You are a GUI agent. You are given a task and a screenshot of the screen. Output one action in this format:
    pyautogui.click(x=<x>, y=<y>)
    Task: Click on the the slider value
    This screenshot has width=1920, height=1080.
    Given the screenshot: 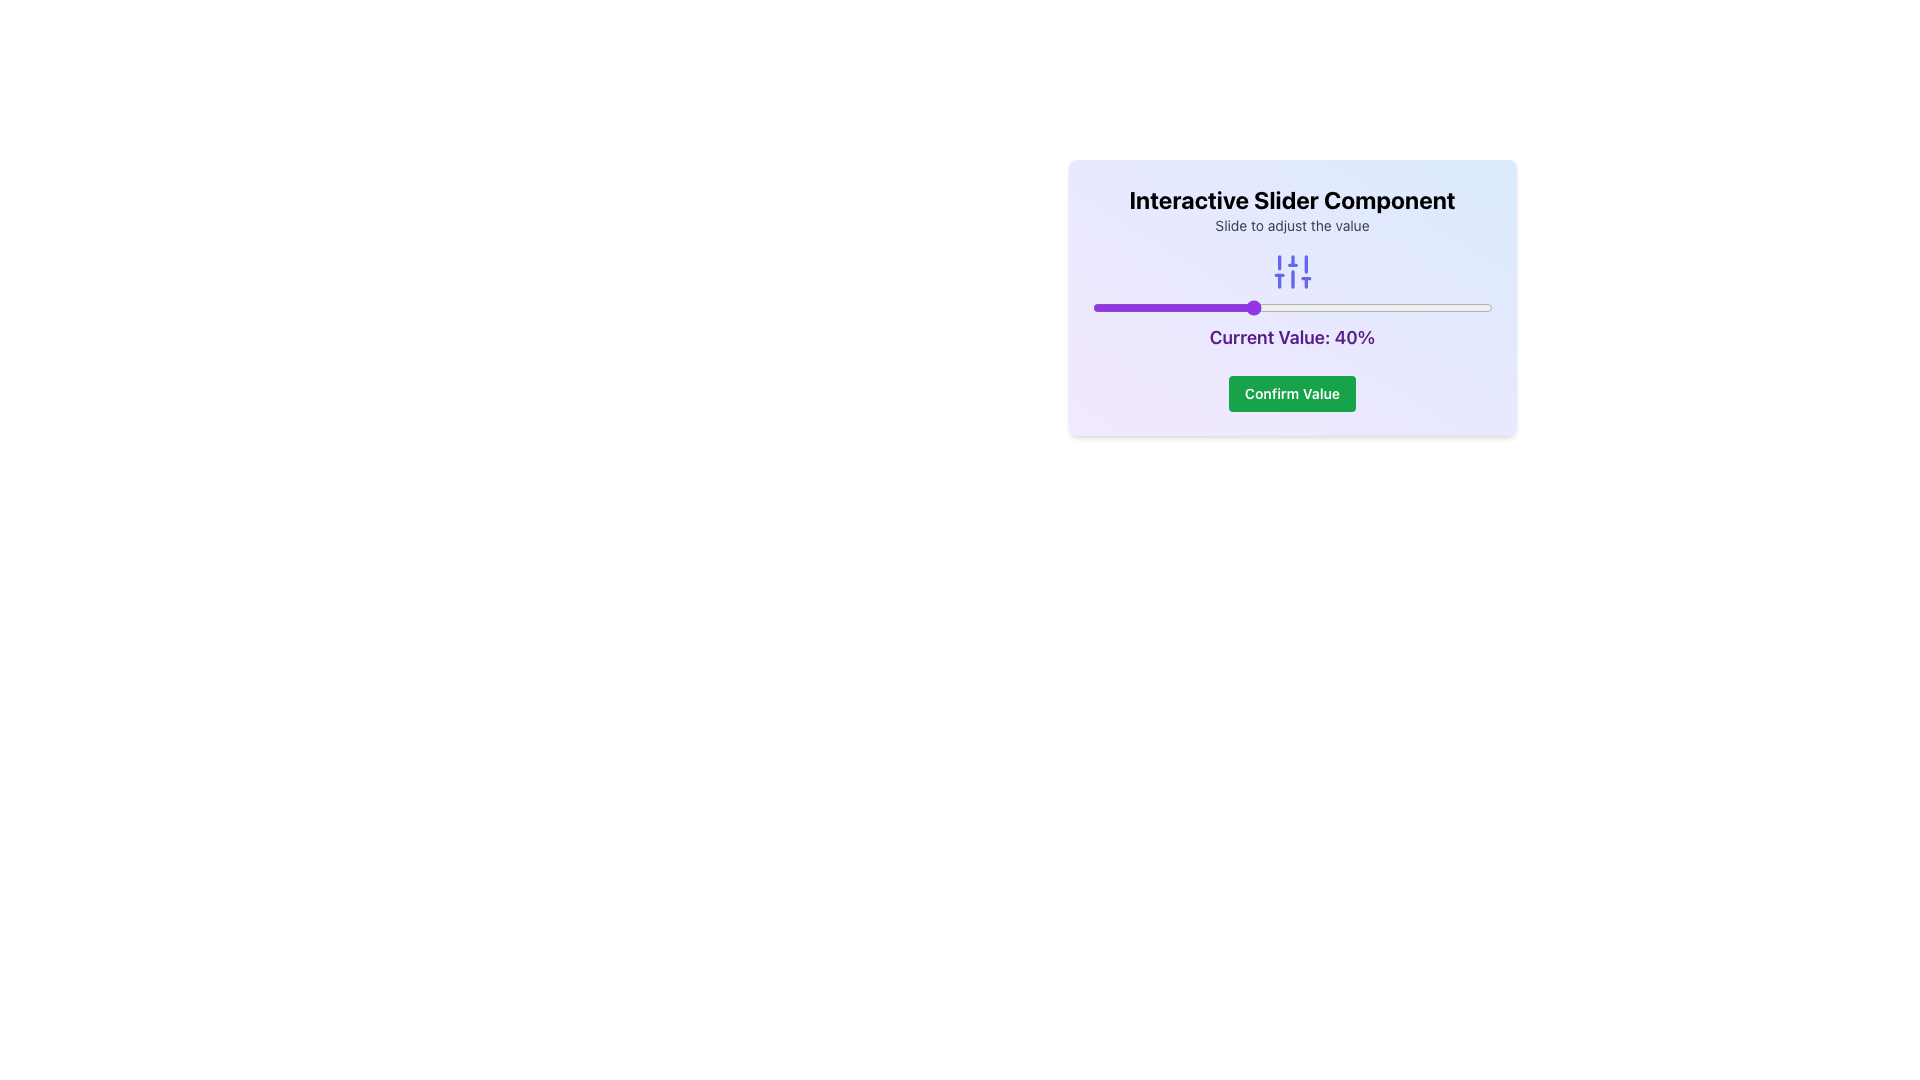 What is the action you would take?
    pyautogui.click(x=1395, y=308)
    